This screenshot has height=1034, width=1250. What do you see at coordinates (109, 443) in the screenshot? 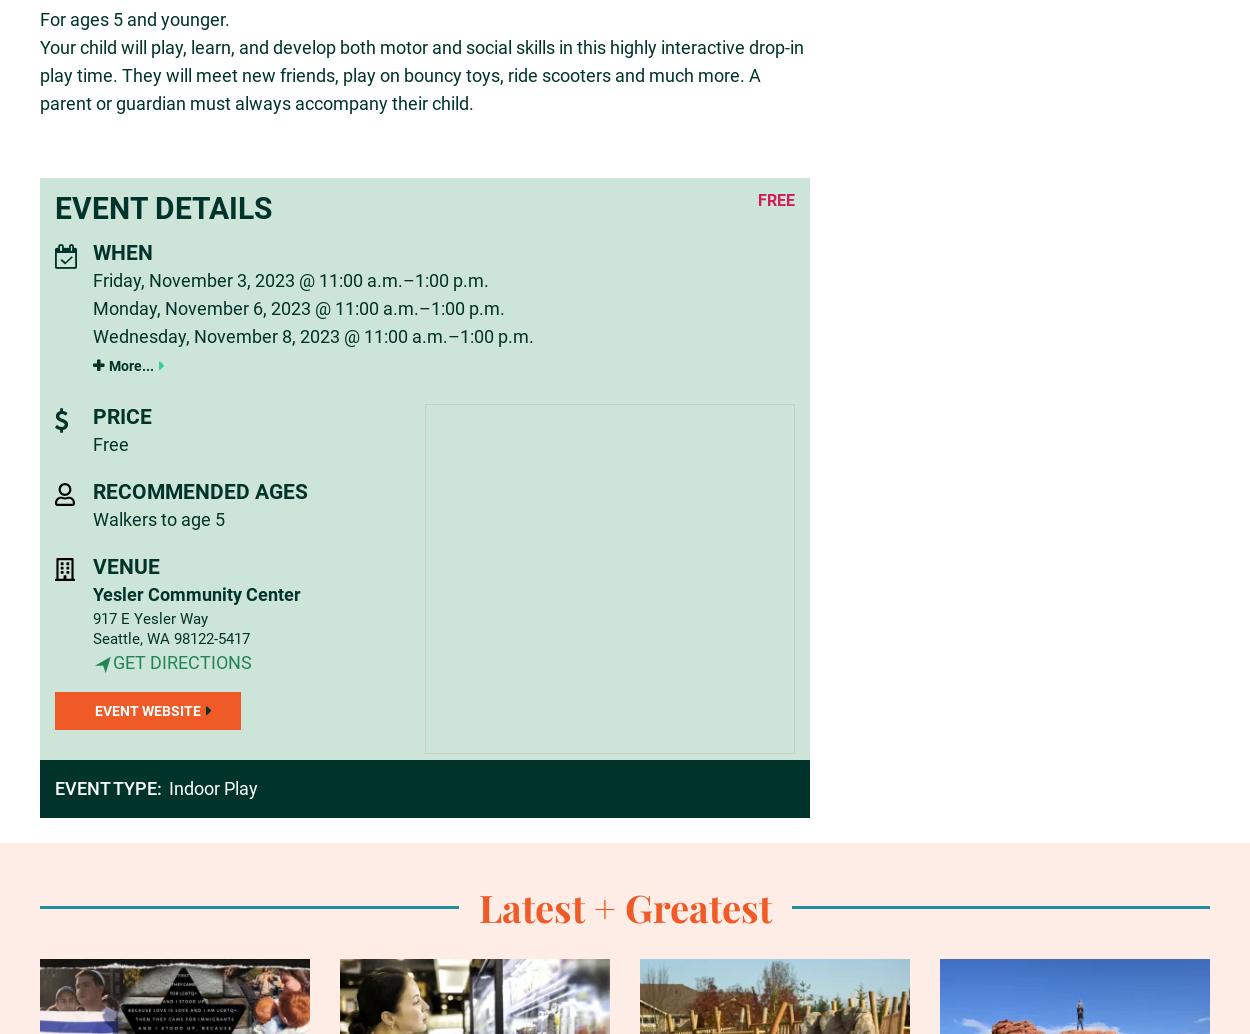
I see `'Free'` at bounding box center [109, 443].